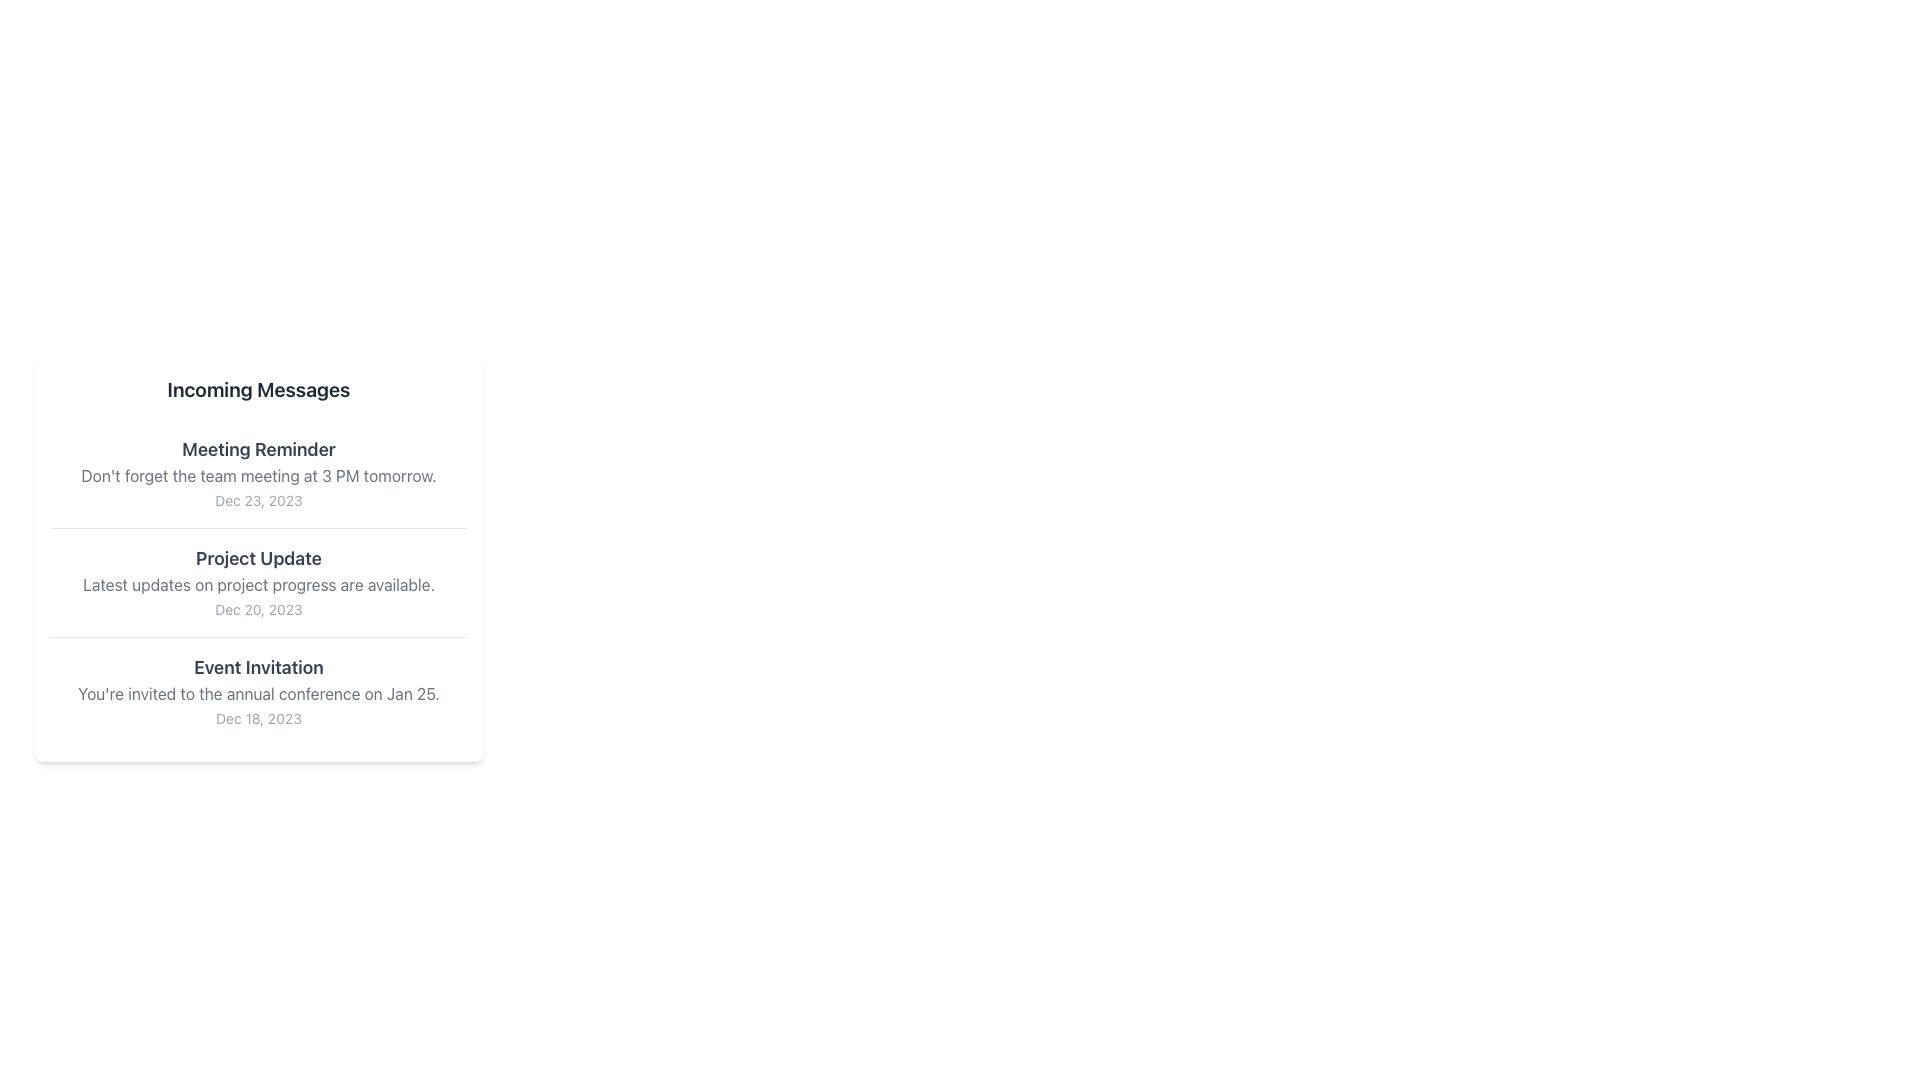 This screenshot has width=1920, height=1080. I want to click on the Text Label that displays the date related to the 'Meeting Reminder' message, which is positioned below the body text 'Don't forget the team meeting at 3 PM tomorrow.', so click(258, 499).